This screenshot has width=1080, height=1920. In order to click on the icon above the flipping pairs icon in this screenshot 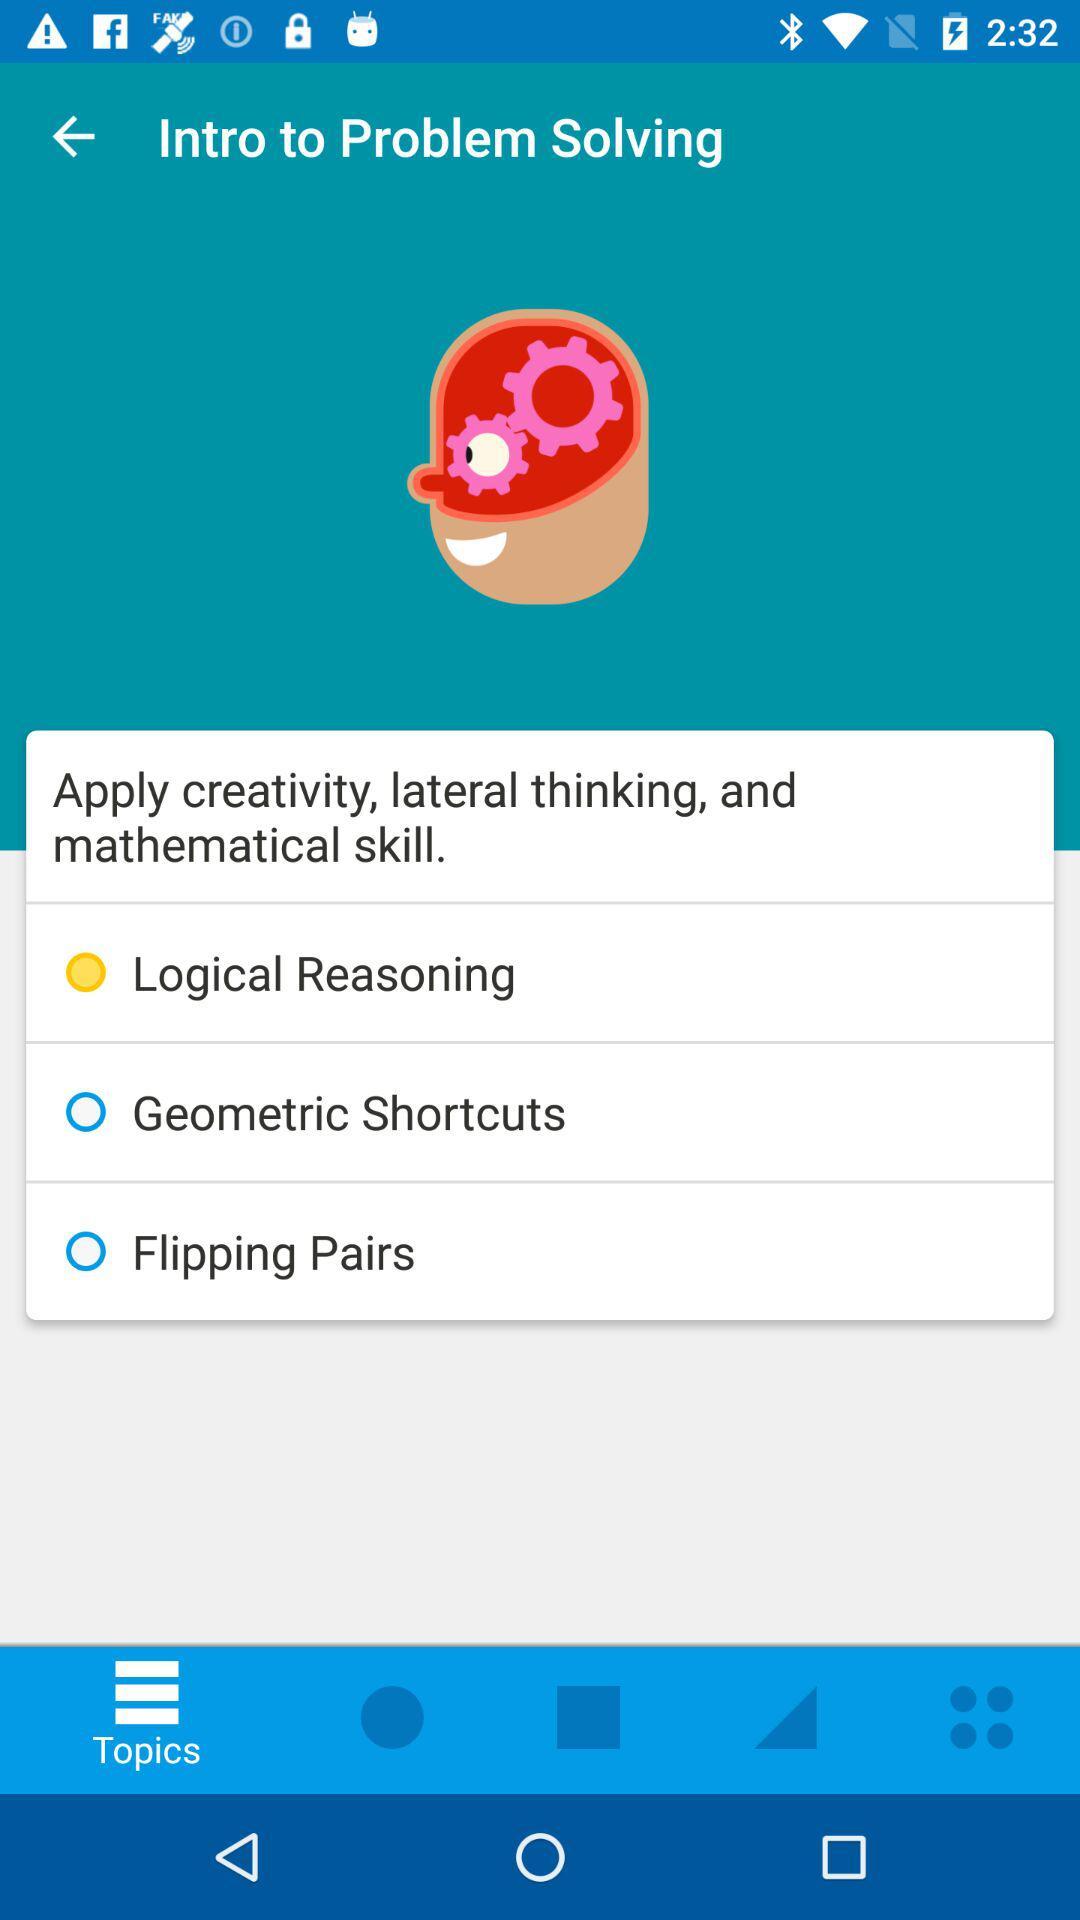, I will do `click(540, 1111)`.